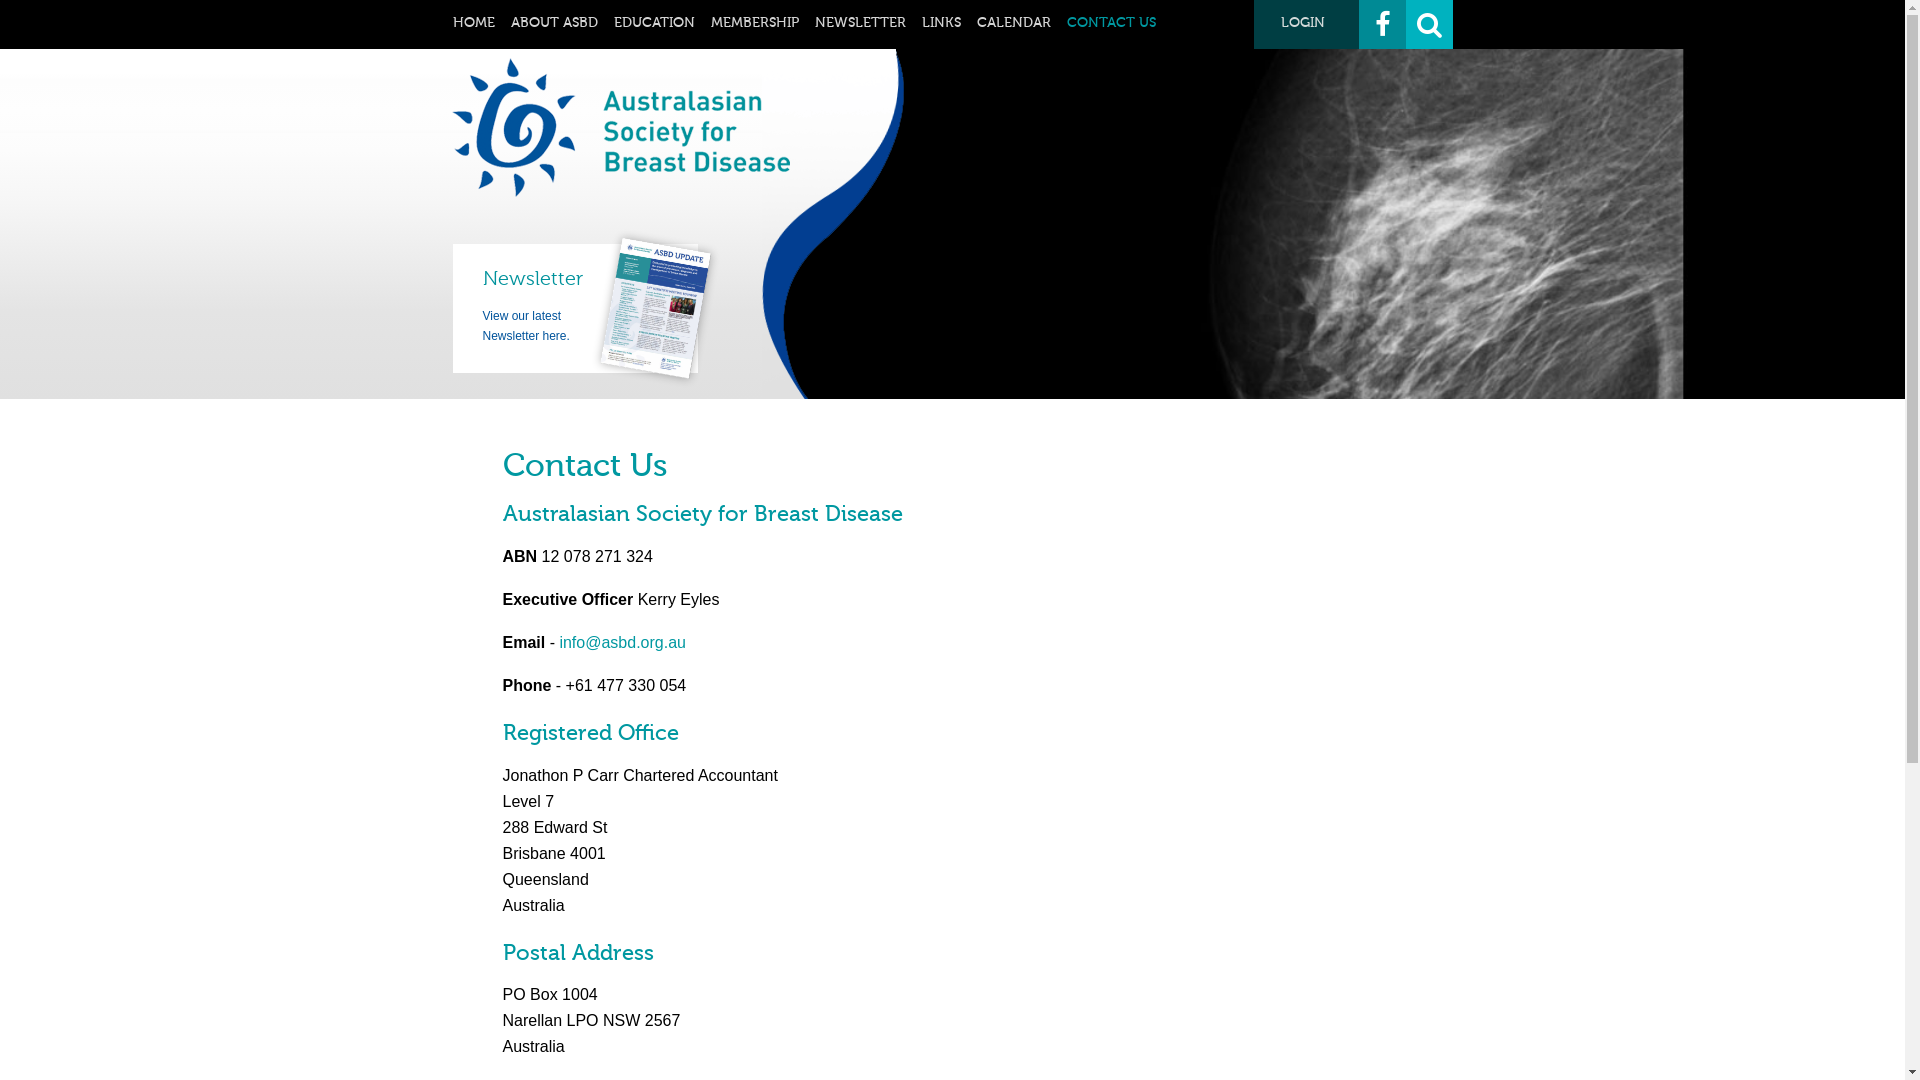 The height and width of the screenshot is (1080, 1920). Describe the element at coordinates (472, 23) in the screenshot. I see `'HOME'` at that location.